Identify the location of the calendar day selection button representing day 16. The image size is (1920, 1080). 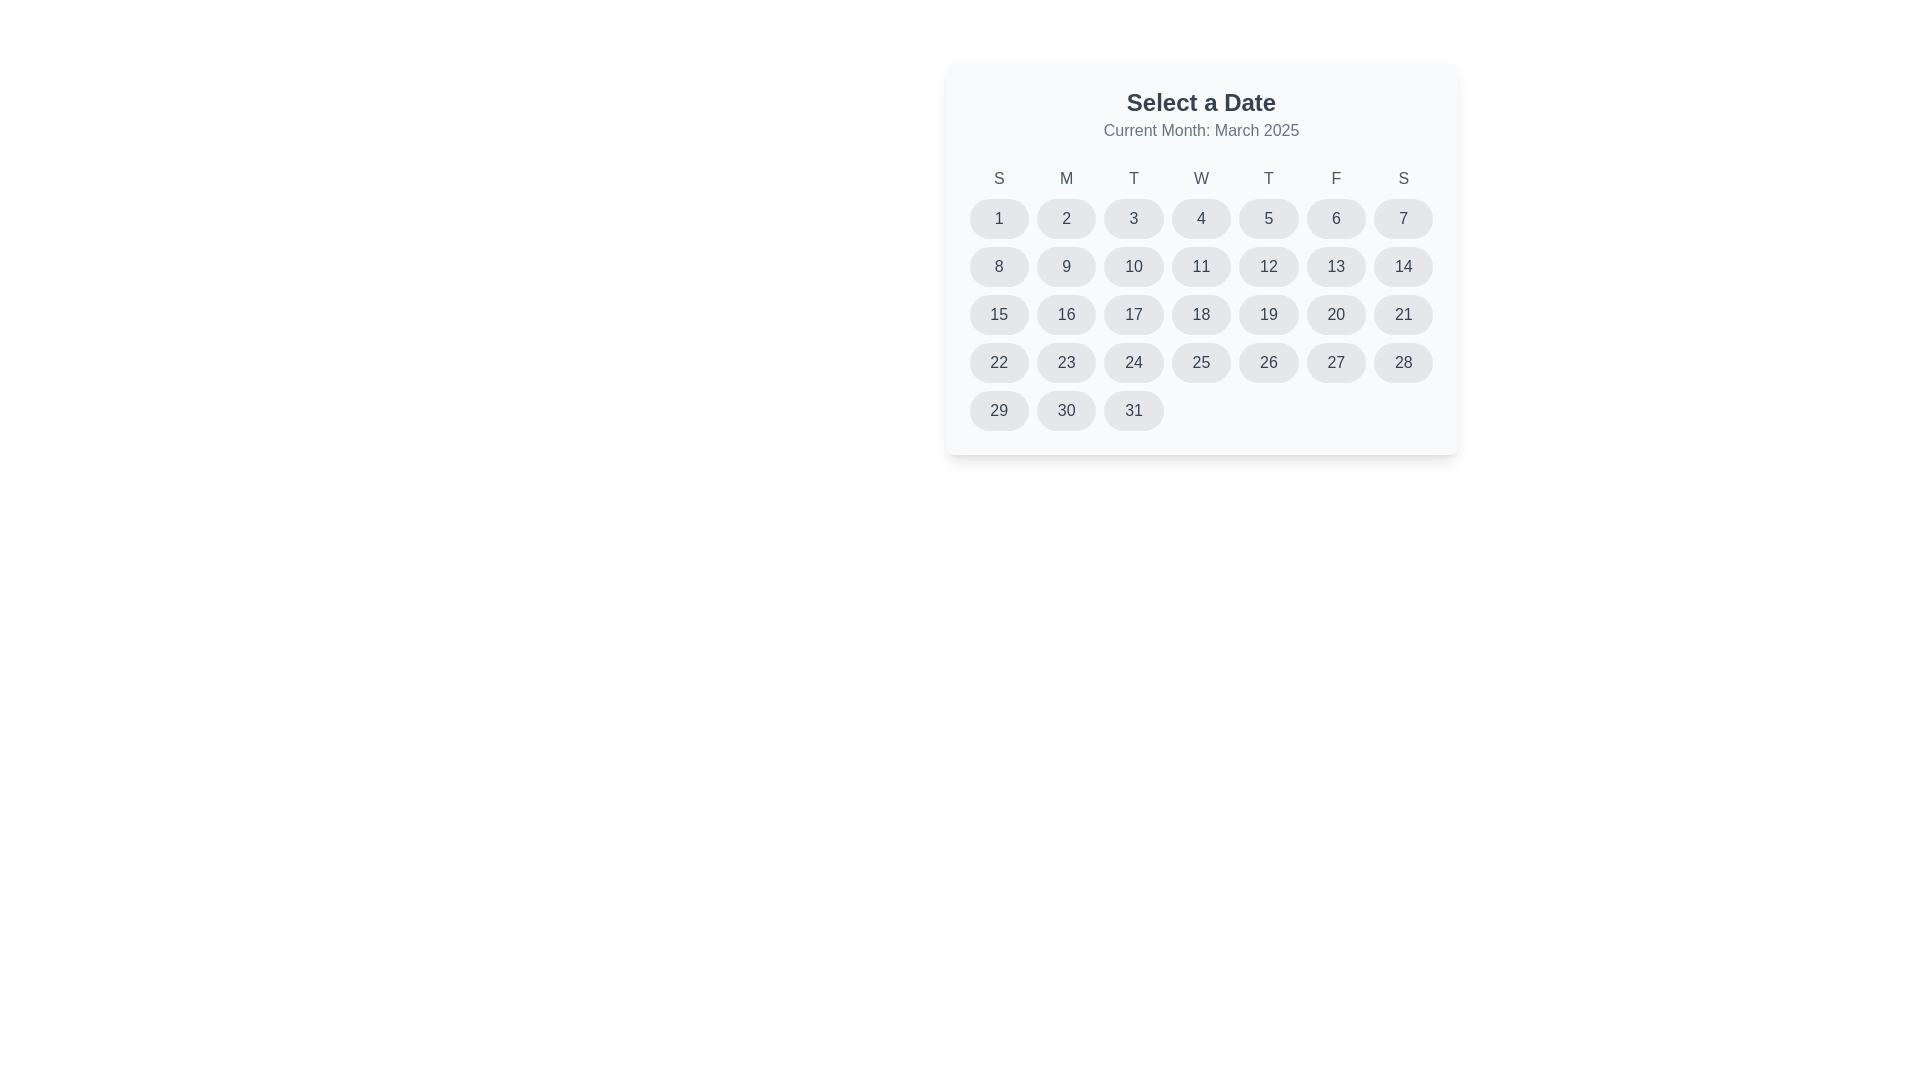
(1065, 315).